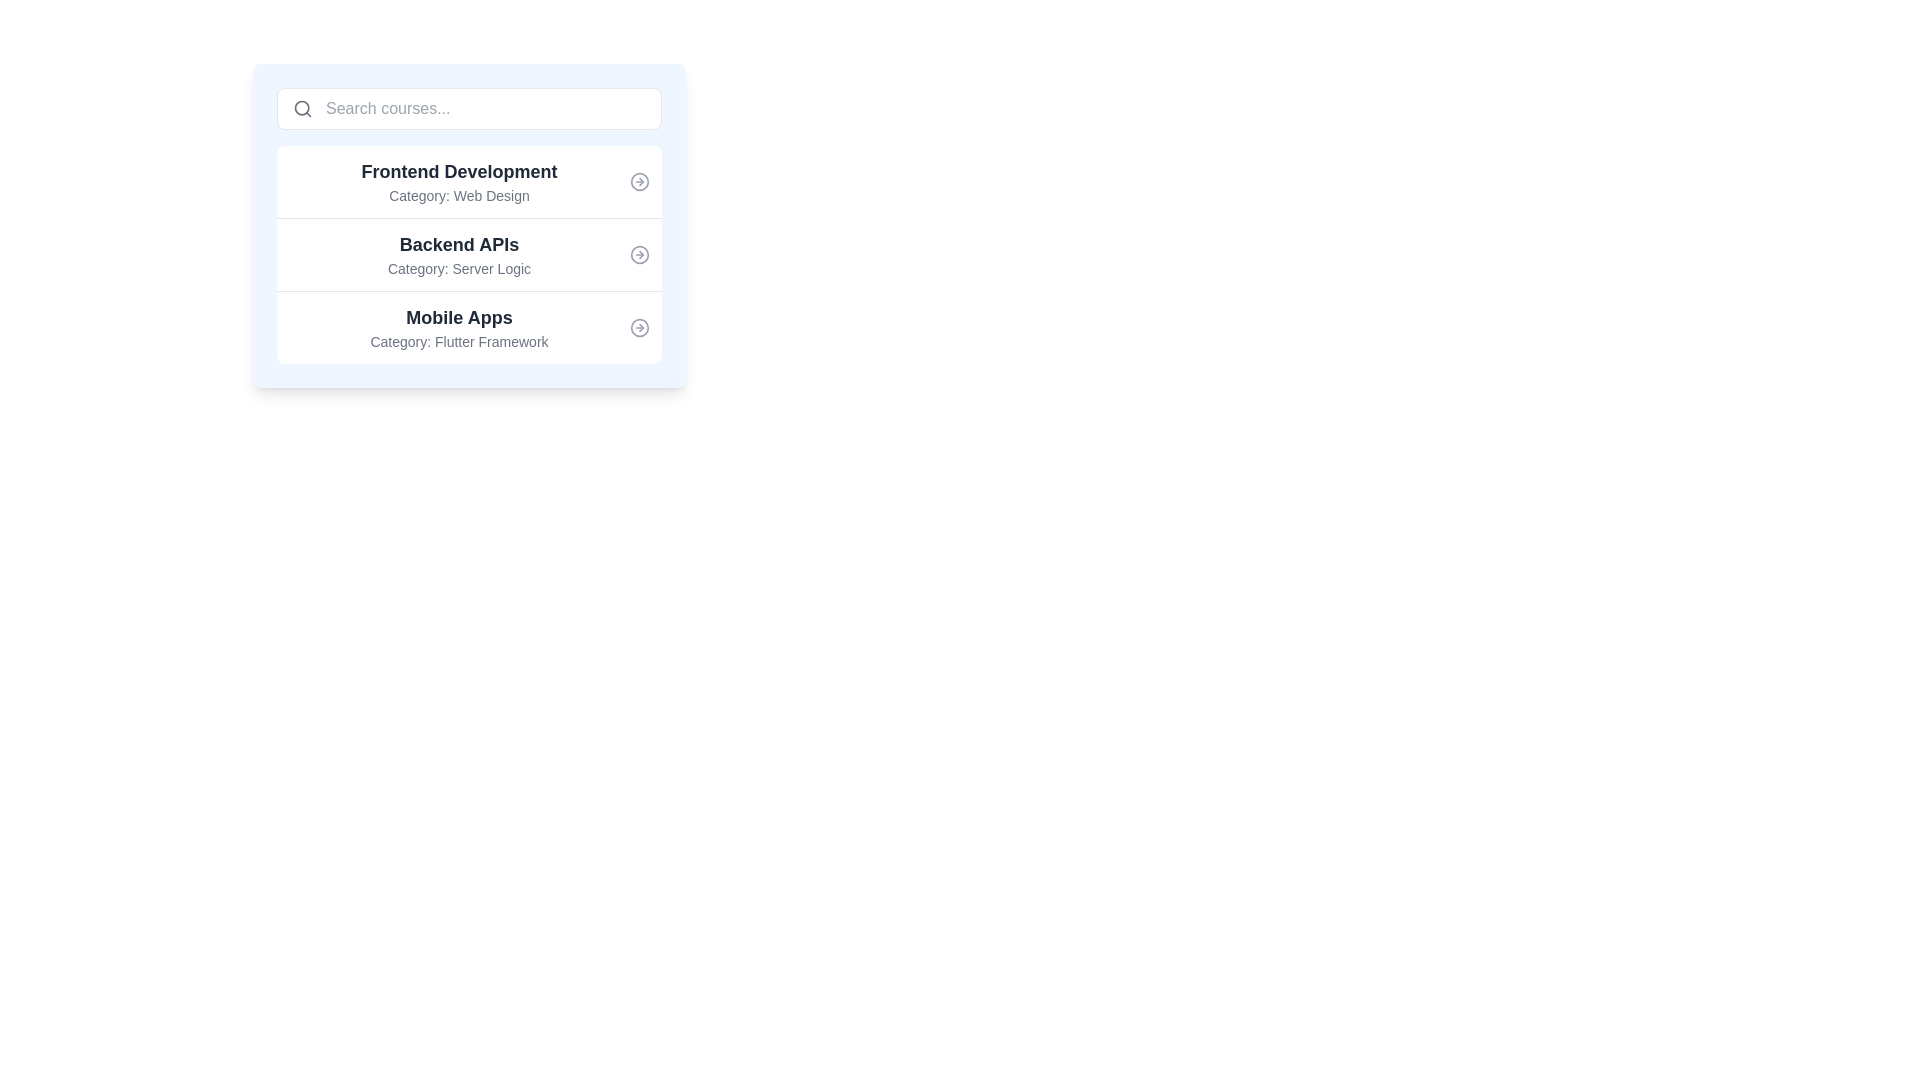  Describe the element at coordinates (638, 181) in the screenshot. I see `the minimalist gray circular icon with a right-pointing arrow, located to the far right of 'Frontend Development' in the category list` at that location.